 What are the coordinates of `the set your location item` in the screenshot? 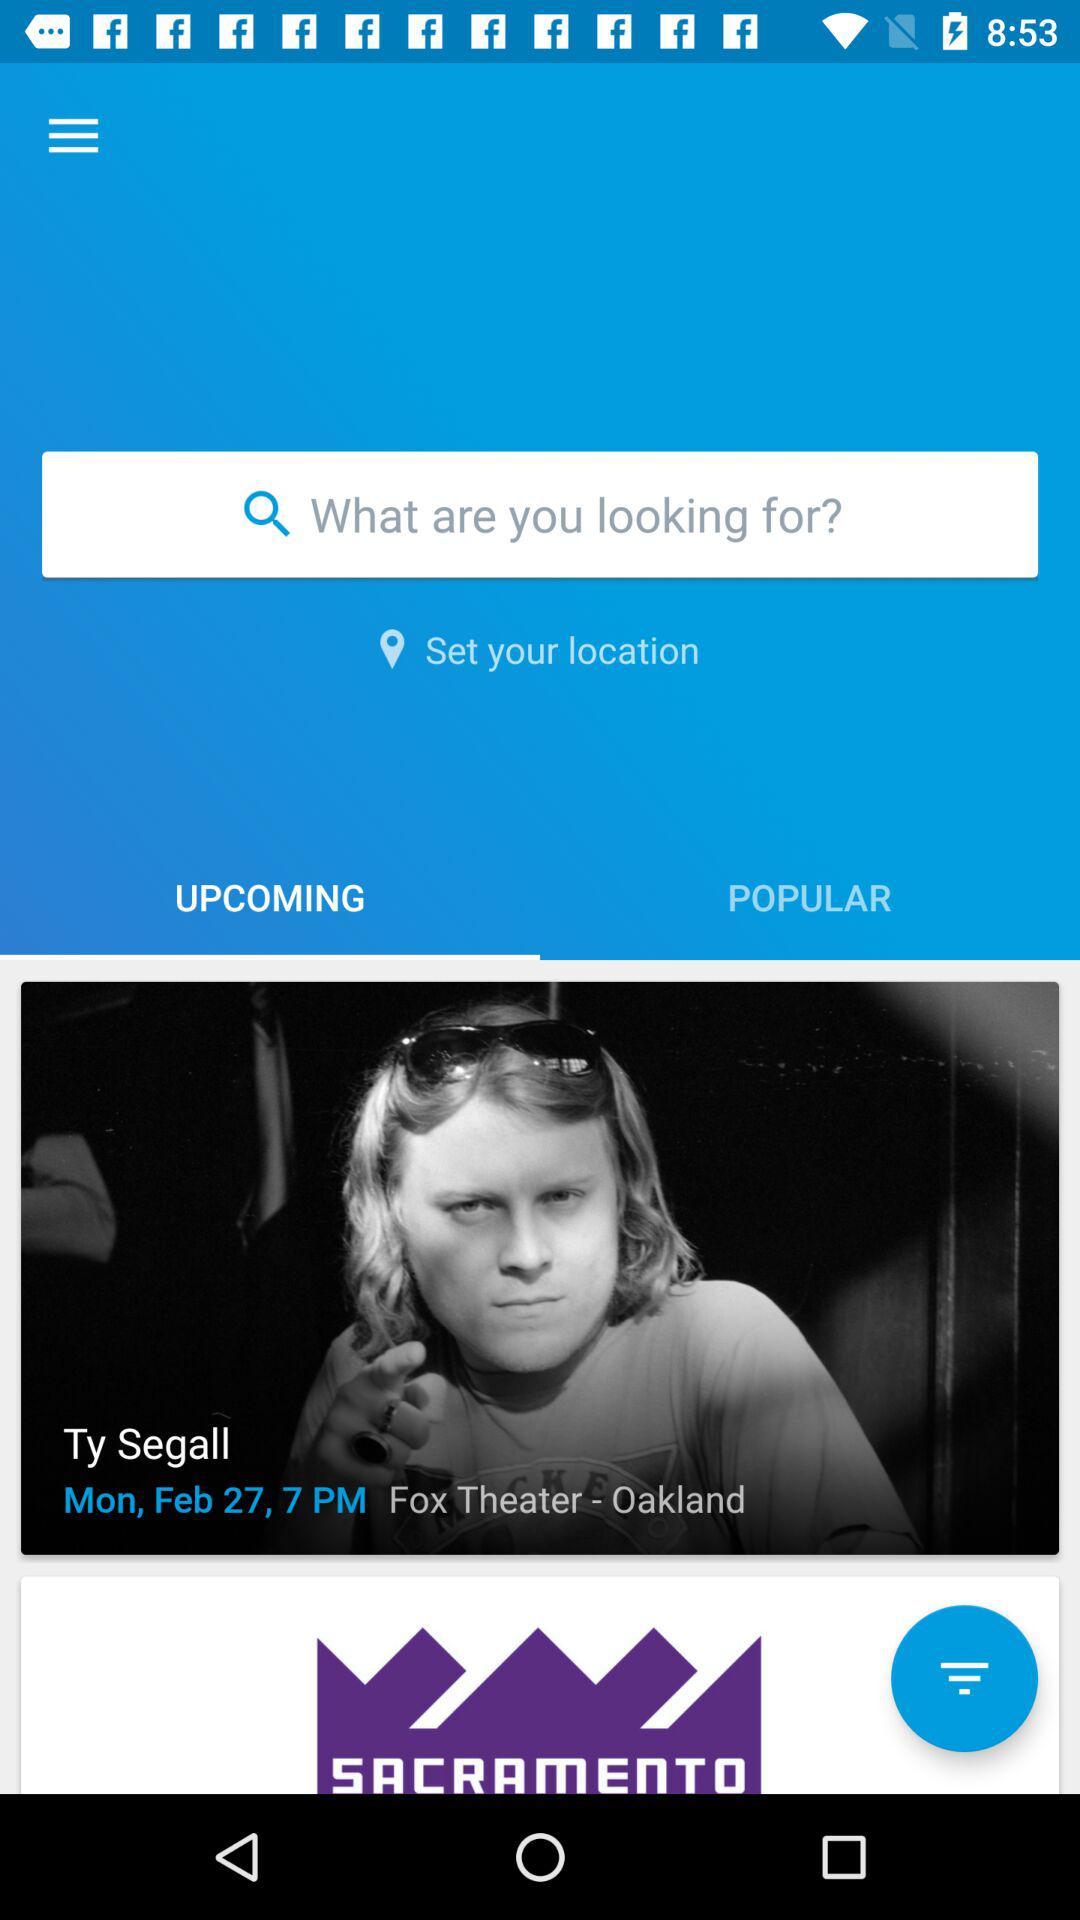 It's located at (540, 649).